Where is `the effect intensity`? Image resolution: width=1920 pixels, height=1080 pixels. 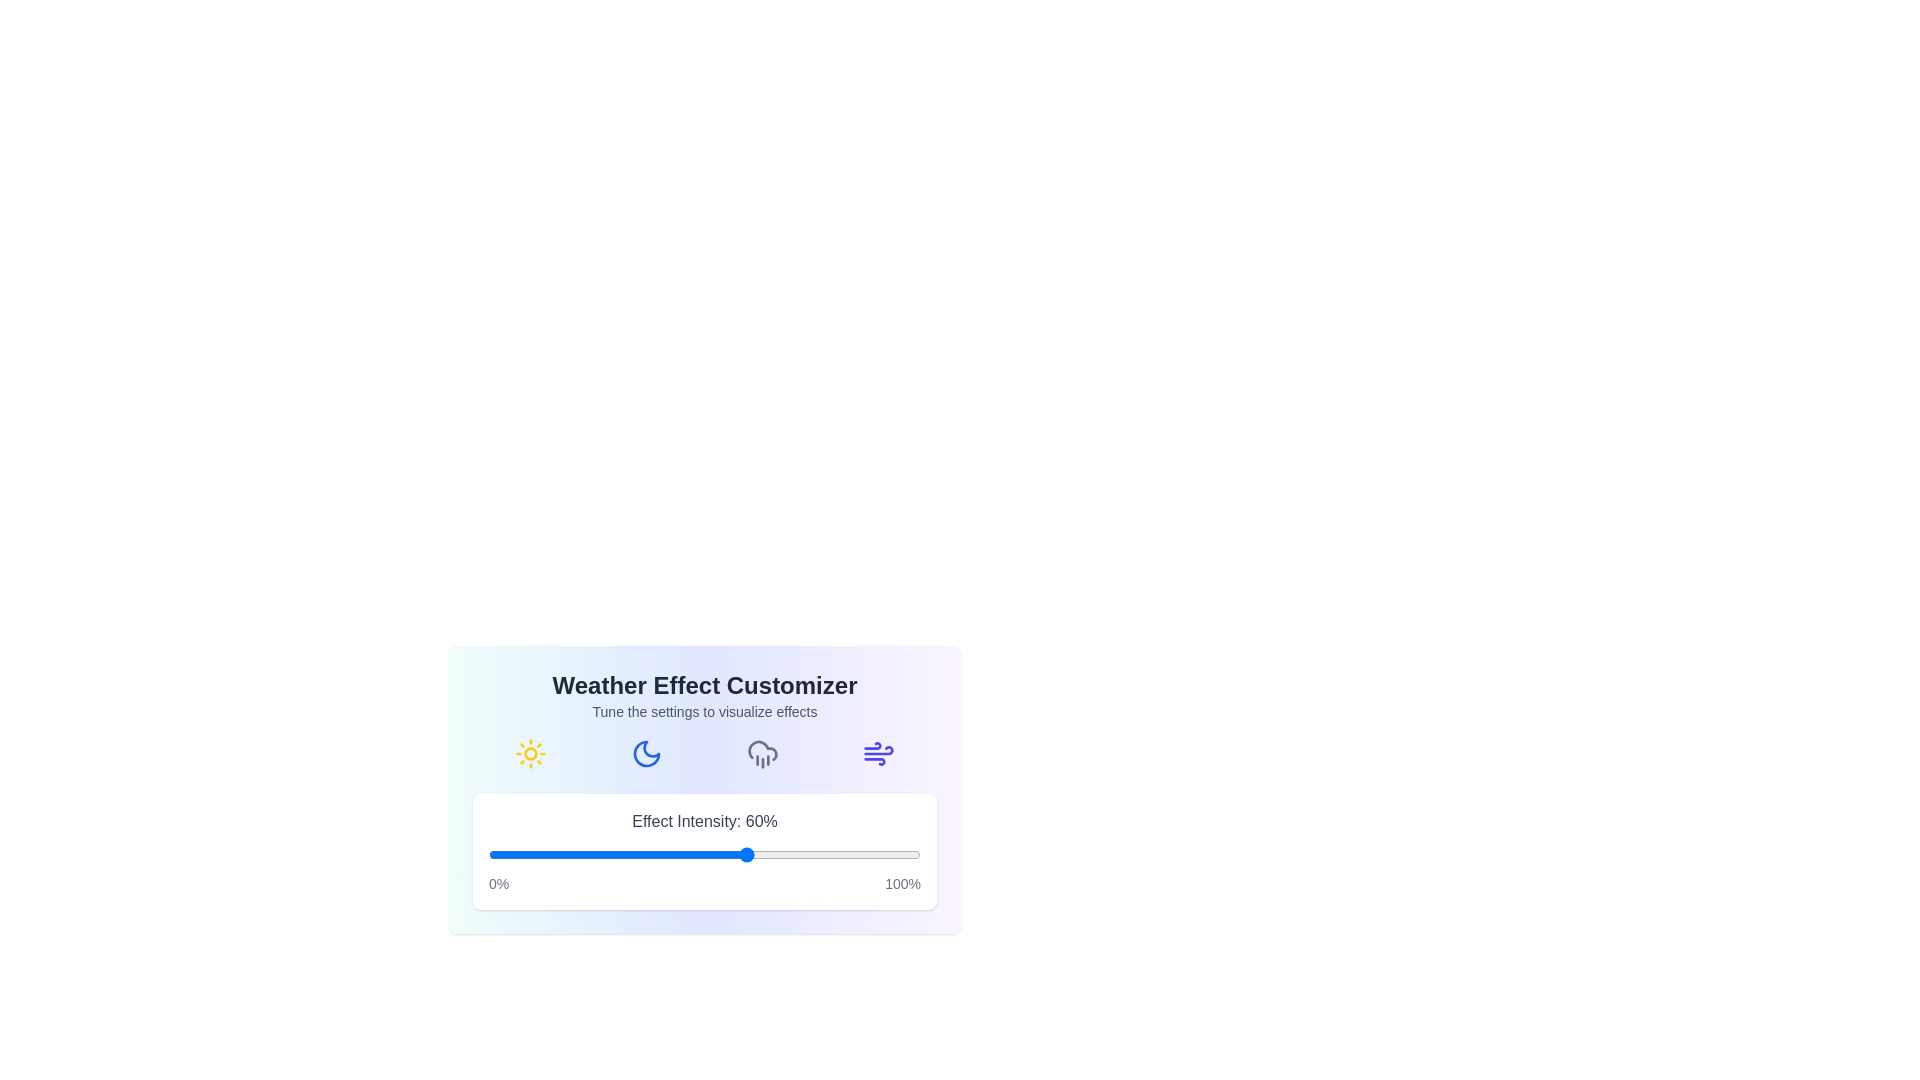
the effect intensity is located at coordinates (514, 855).